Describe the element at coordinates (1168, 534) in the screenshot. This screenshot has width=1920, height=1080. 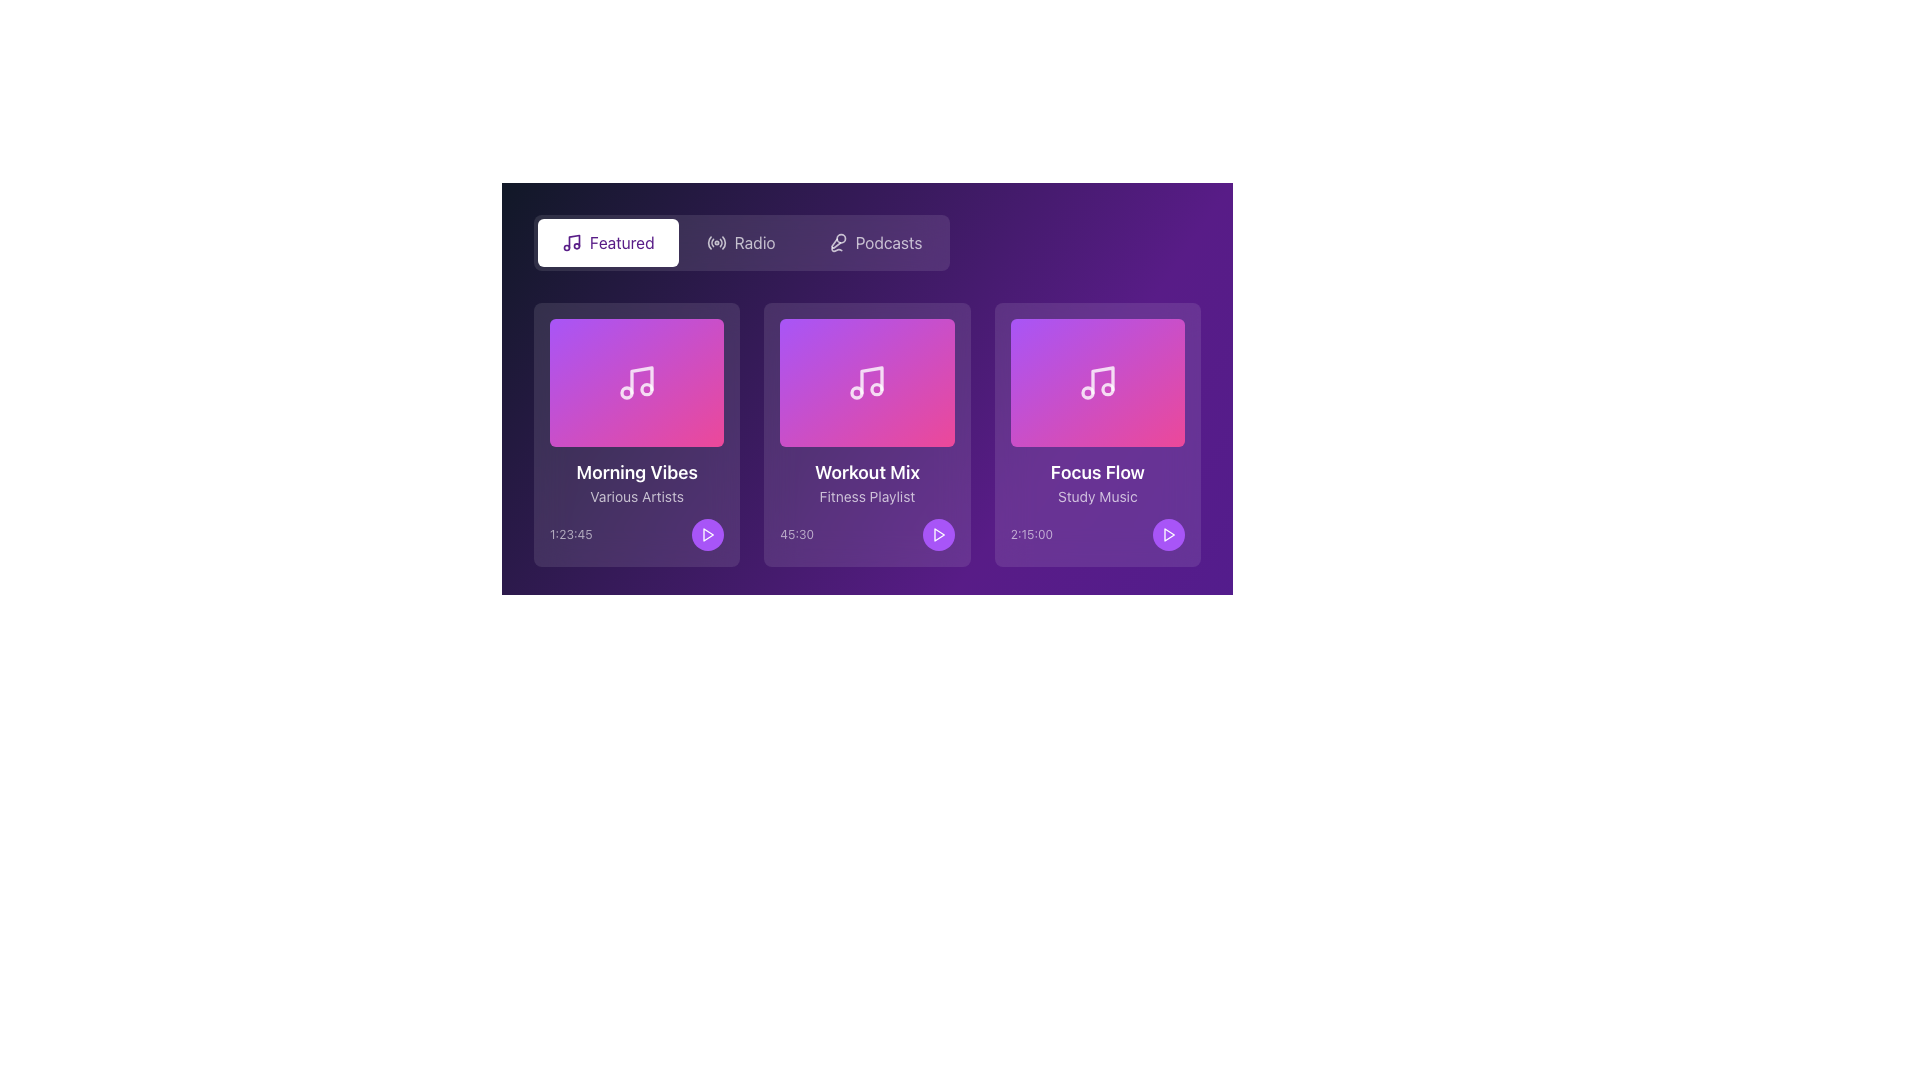
I see `the playback button for the 'Focus Flow' music playlist` at that location.